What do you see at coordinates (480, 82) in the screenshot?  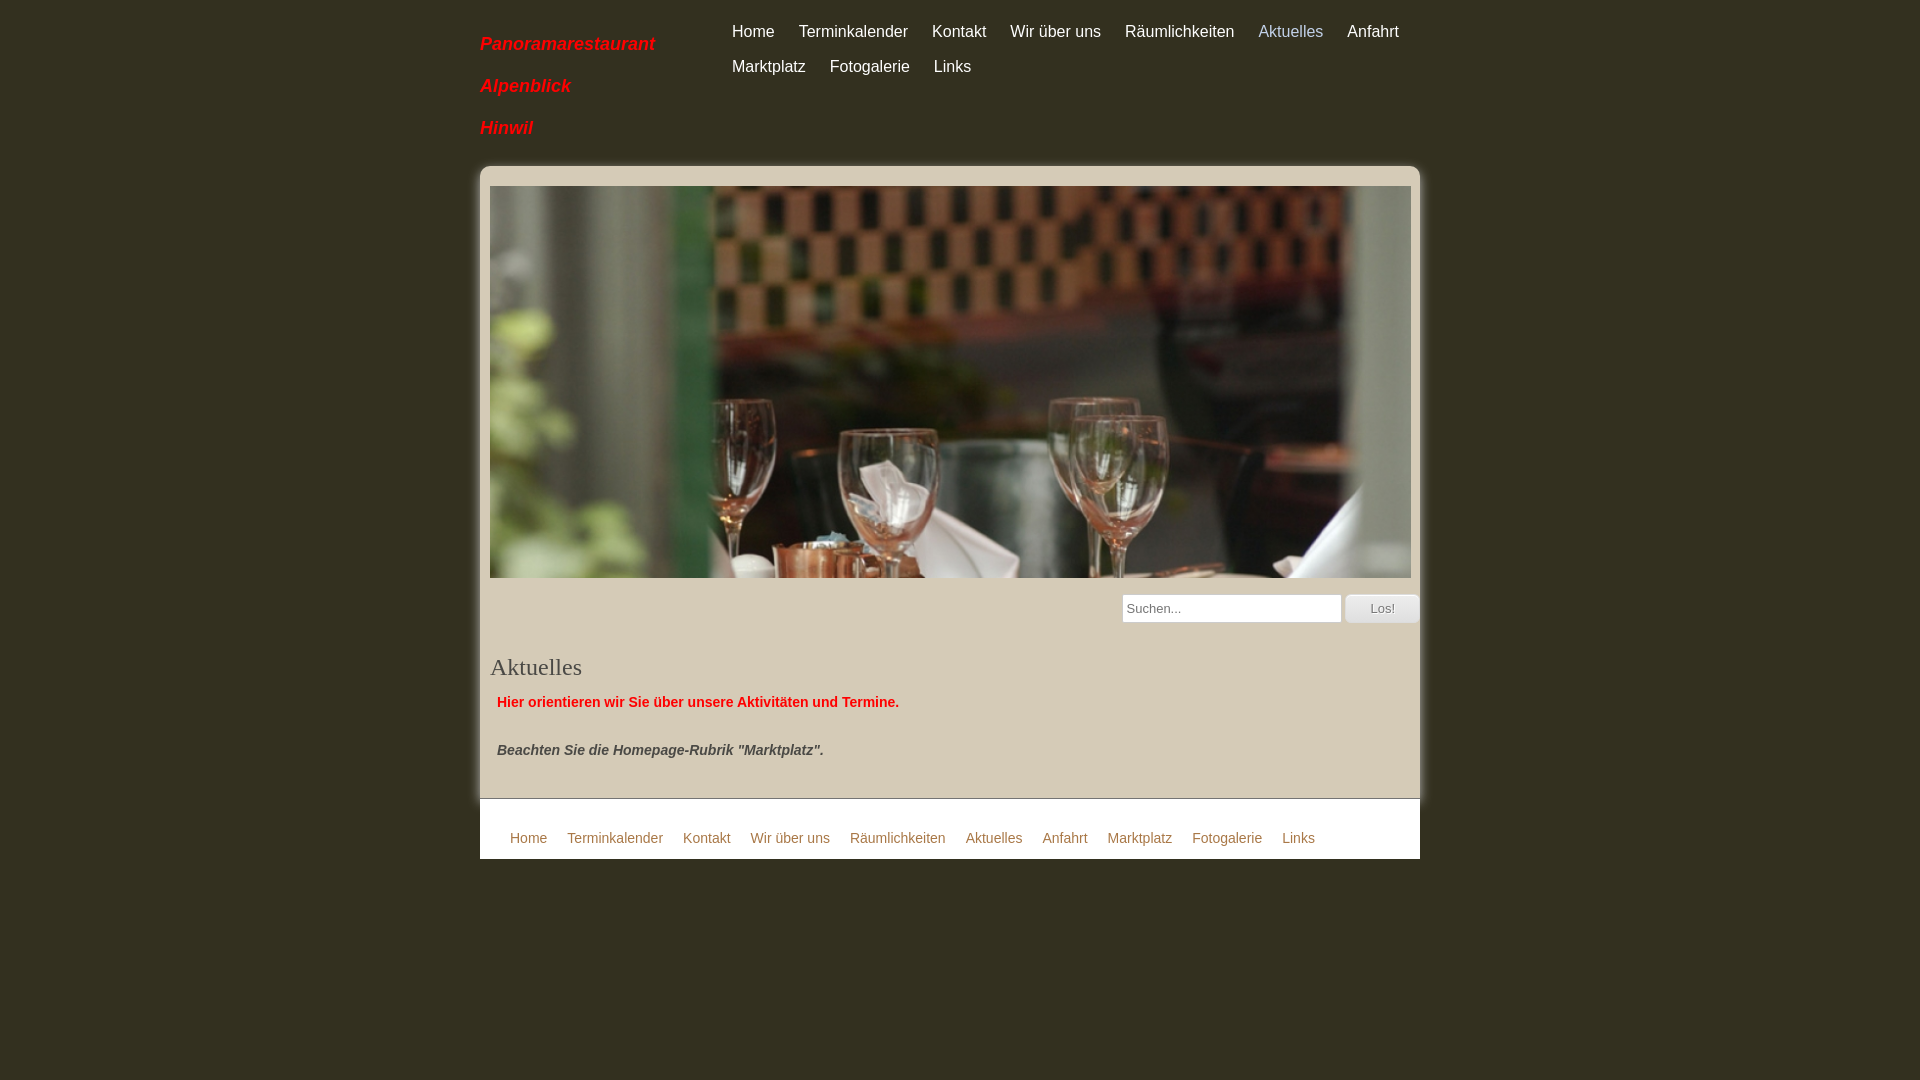 I see `'Panoramarestaurant Alpenblick` at bounding box center [480, 82].